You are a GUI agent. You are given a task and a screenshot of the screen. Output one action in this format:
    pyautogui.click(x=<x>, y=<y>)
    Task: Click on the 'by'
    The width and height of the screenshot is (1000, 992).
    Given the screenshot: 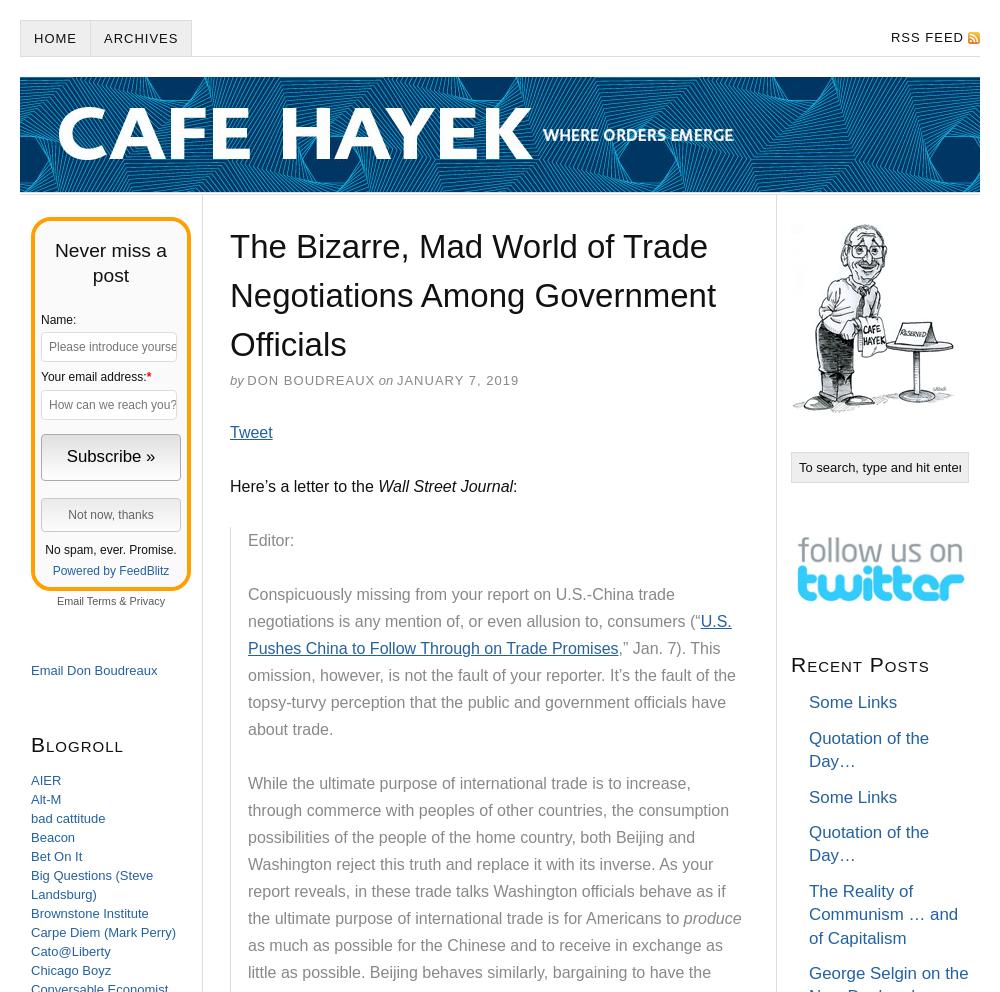 What is the action you would take?
    pyautogui.click(x=235, y=380)
    